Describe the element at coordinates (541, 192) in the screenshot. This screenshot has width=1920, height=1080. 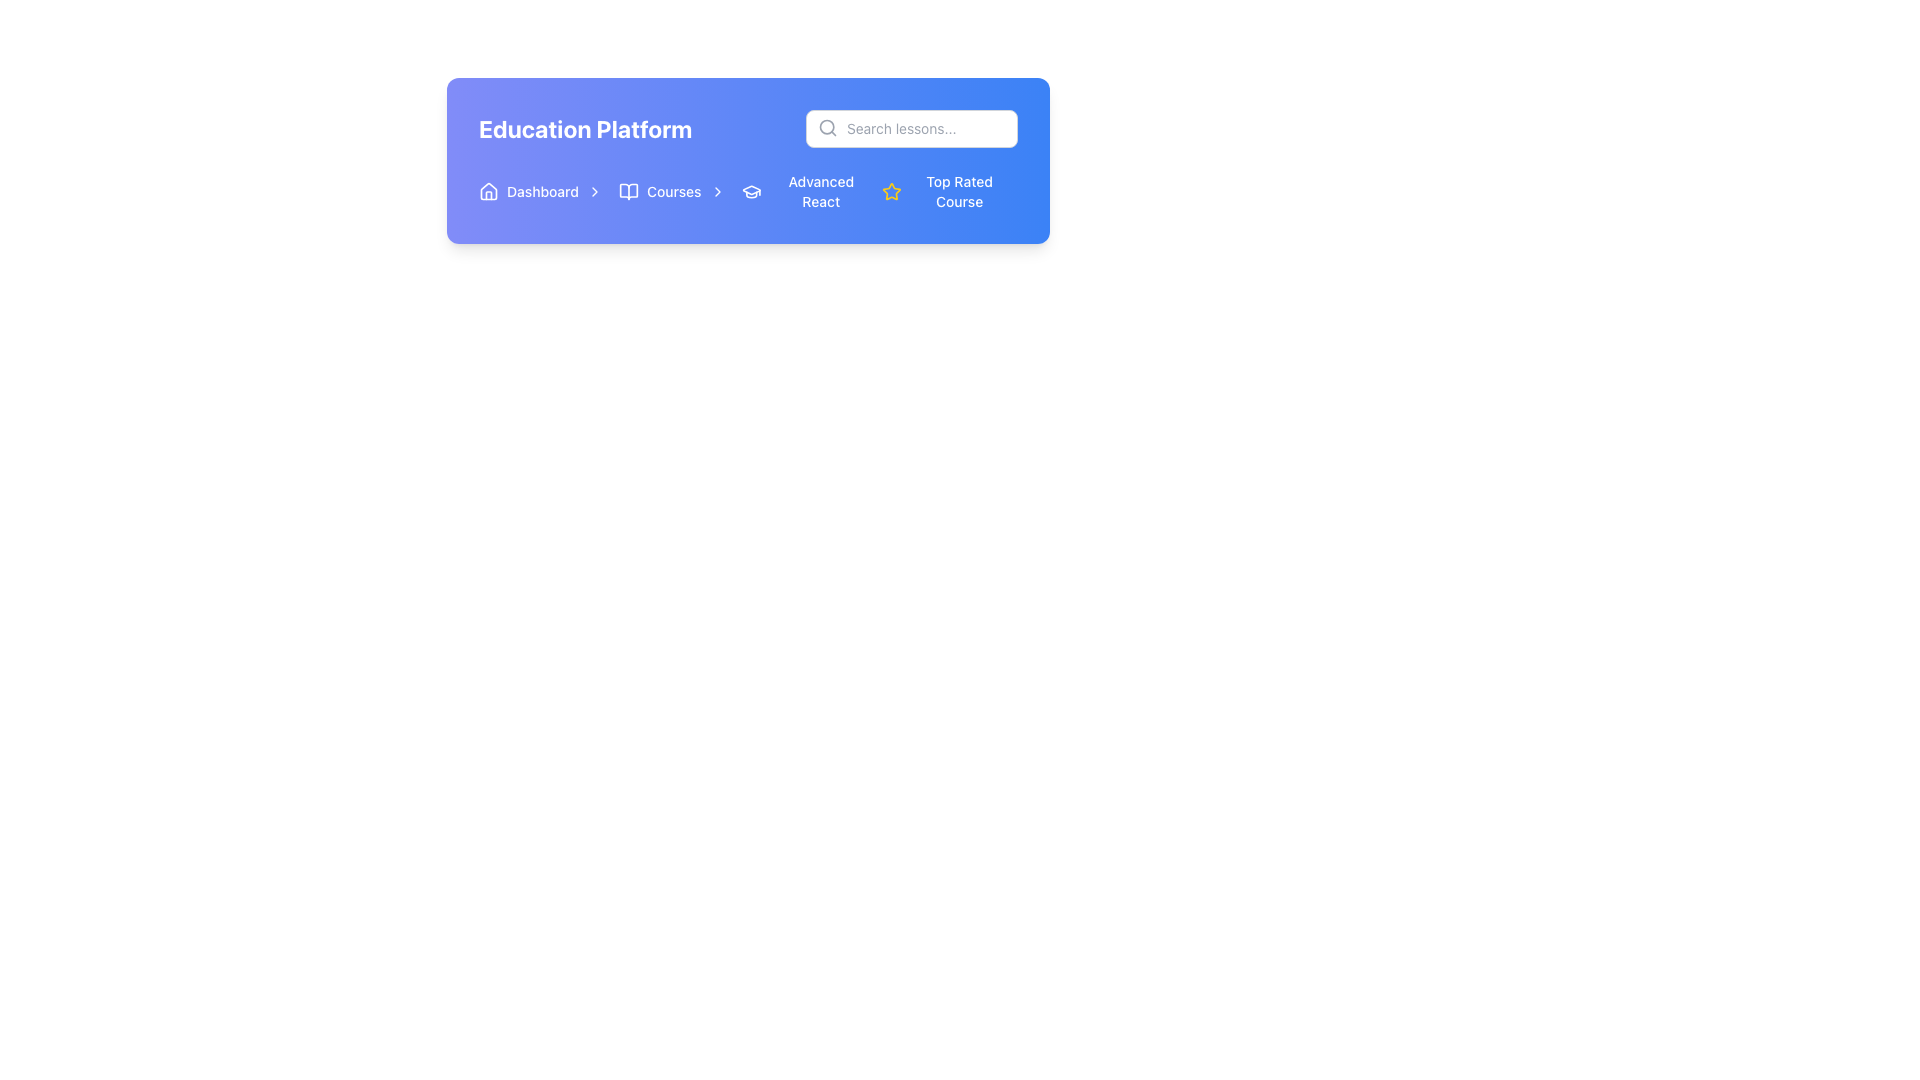
I see `the Breadcrumb navigation link that displays 'Dashboard' with a house icon` at that location.